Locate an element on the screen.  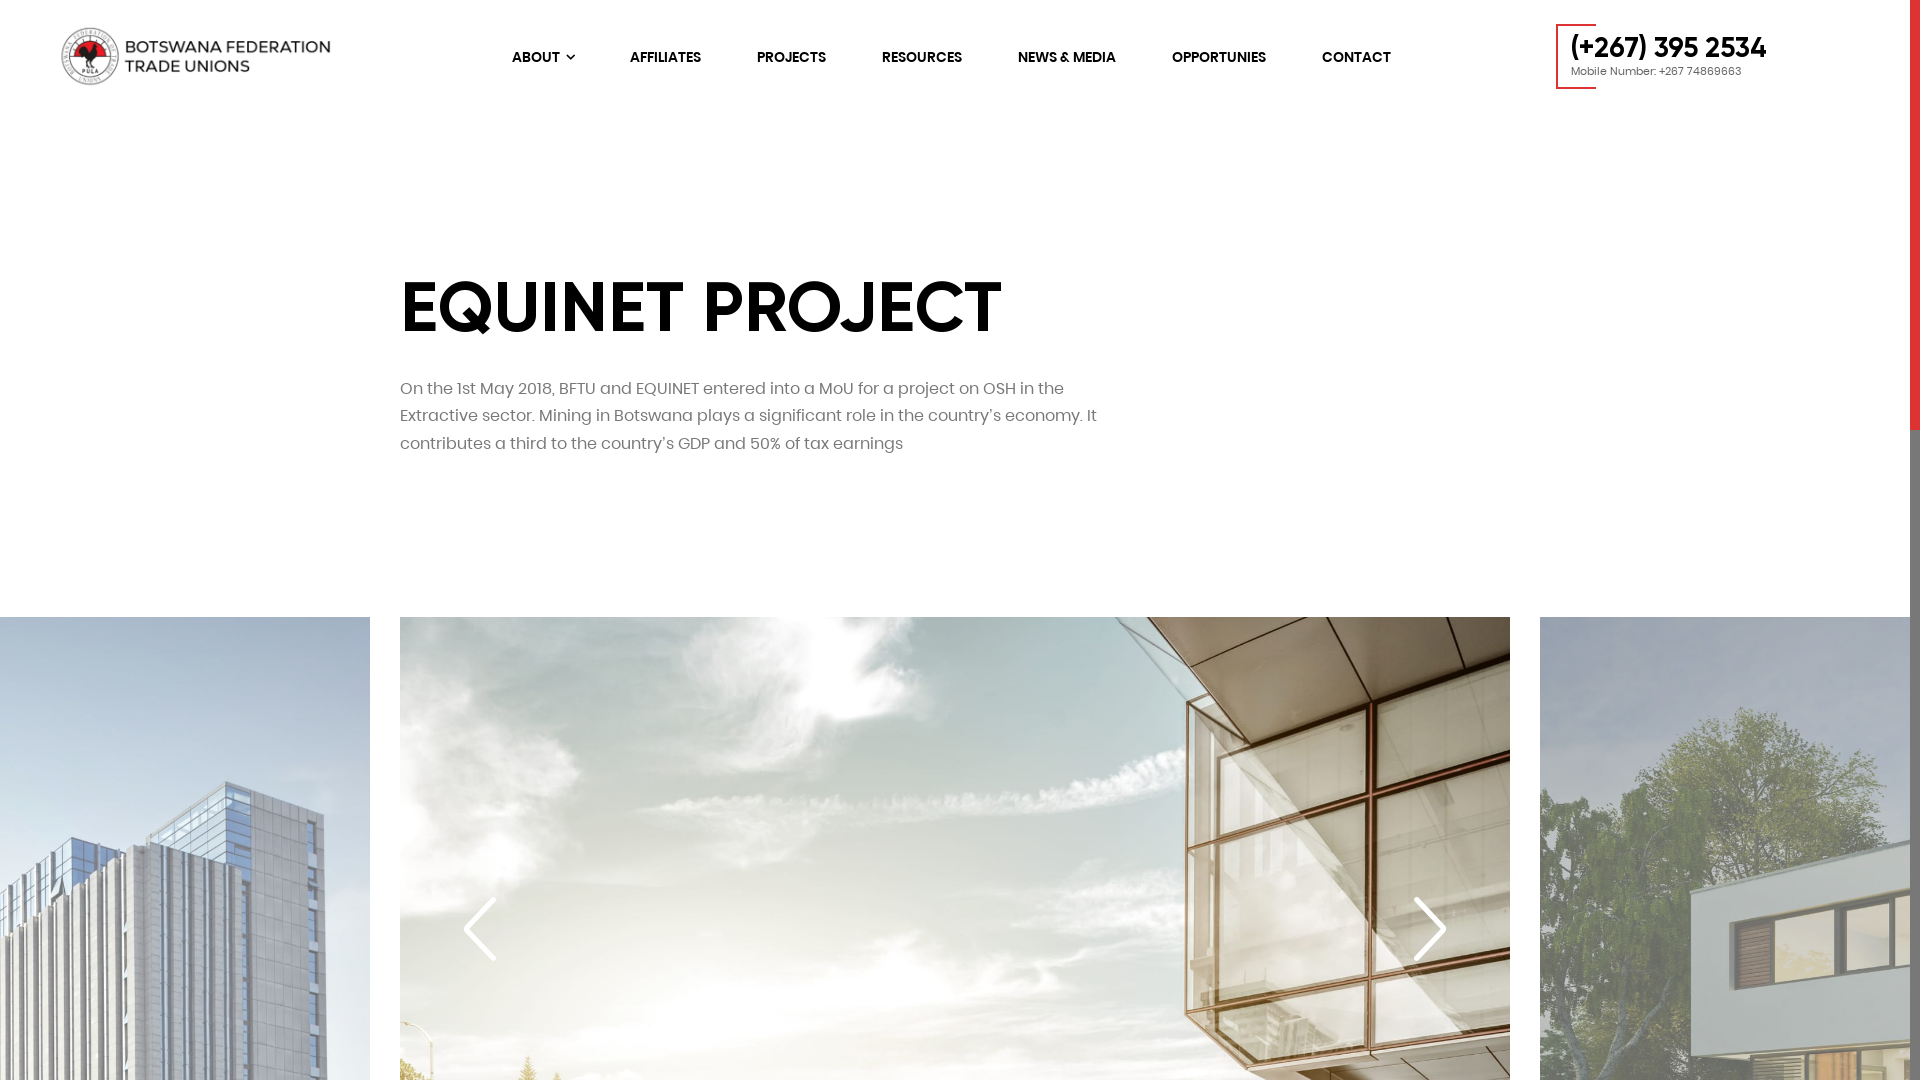
'AFFILIATES' is located at coordinates (628, 56).